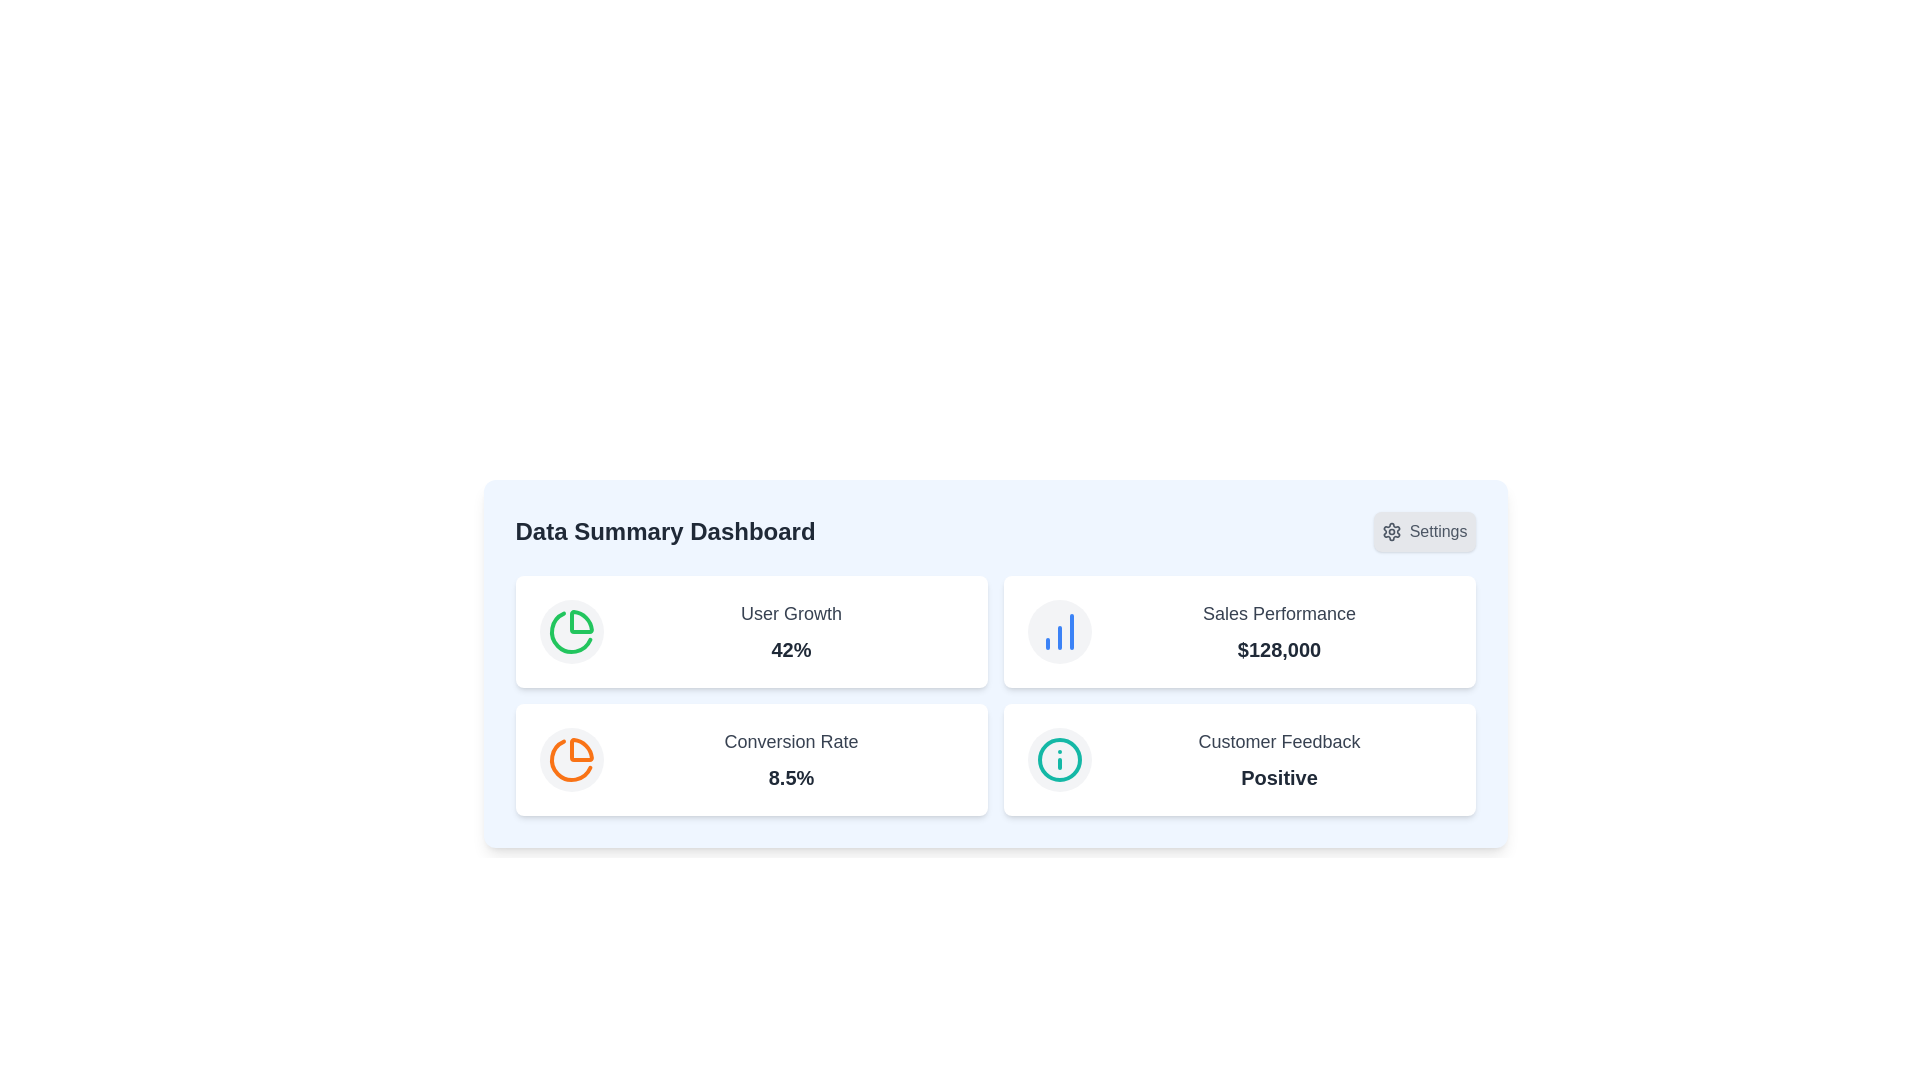 This screenshot has height=1080, width=1920. I want to click on the text label located above the '$128,000' text in the top-right quadrant of the interface grid layout, so click(1278, 612).